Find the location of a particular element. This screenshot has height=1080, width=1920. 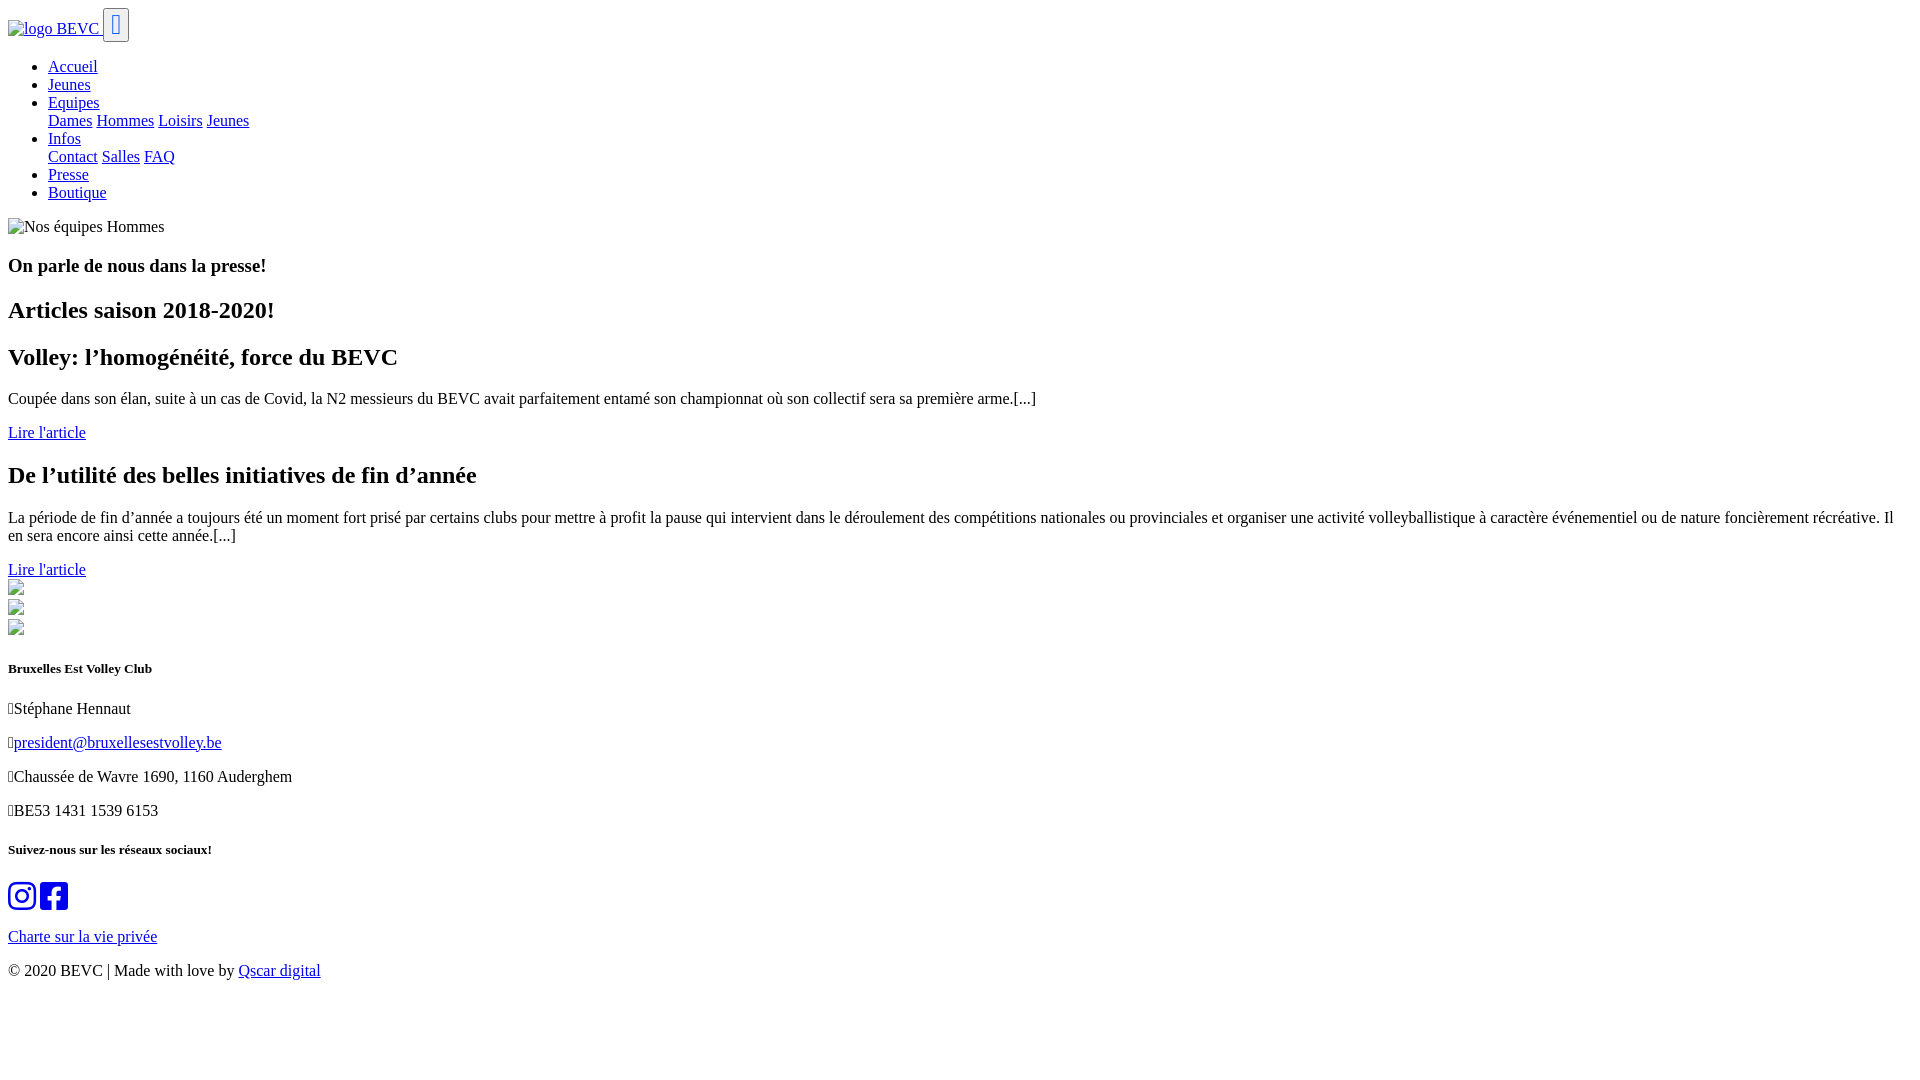

'Qscar digital' is located at coordinates (277, 969).